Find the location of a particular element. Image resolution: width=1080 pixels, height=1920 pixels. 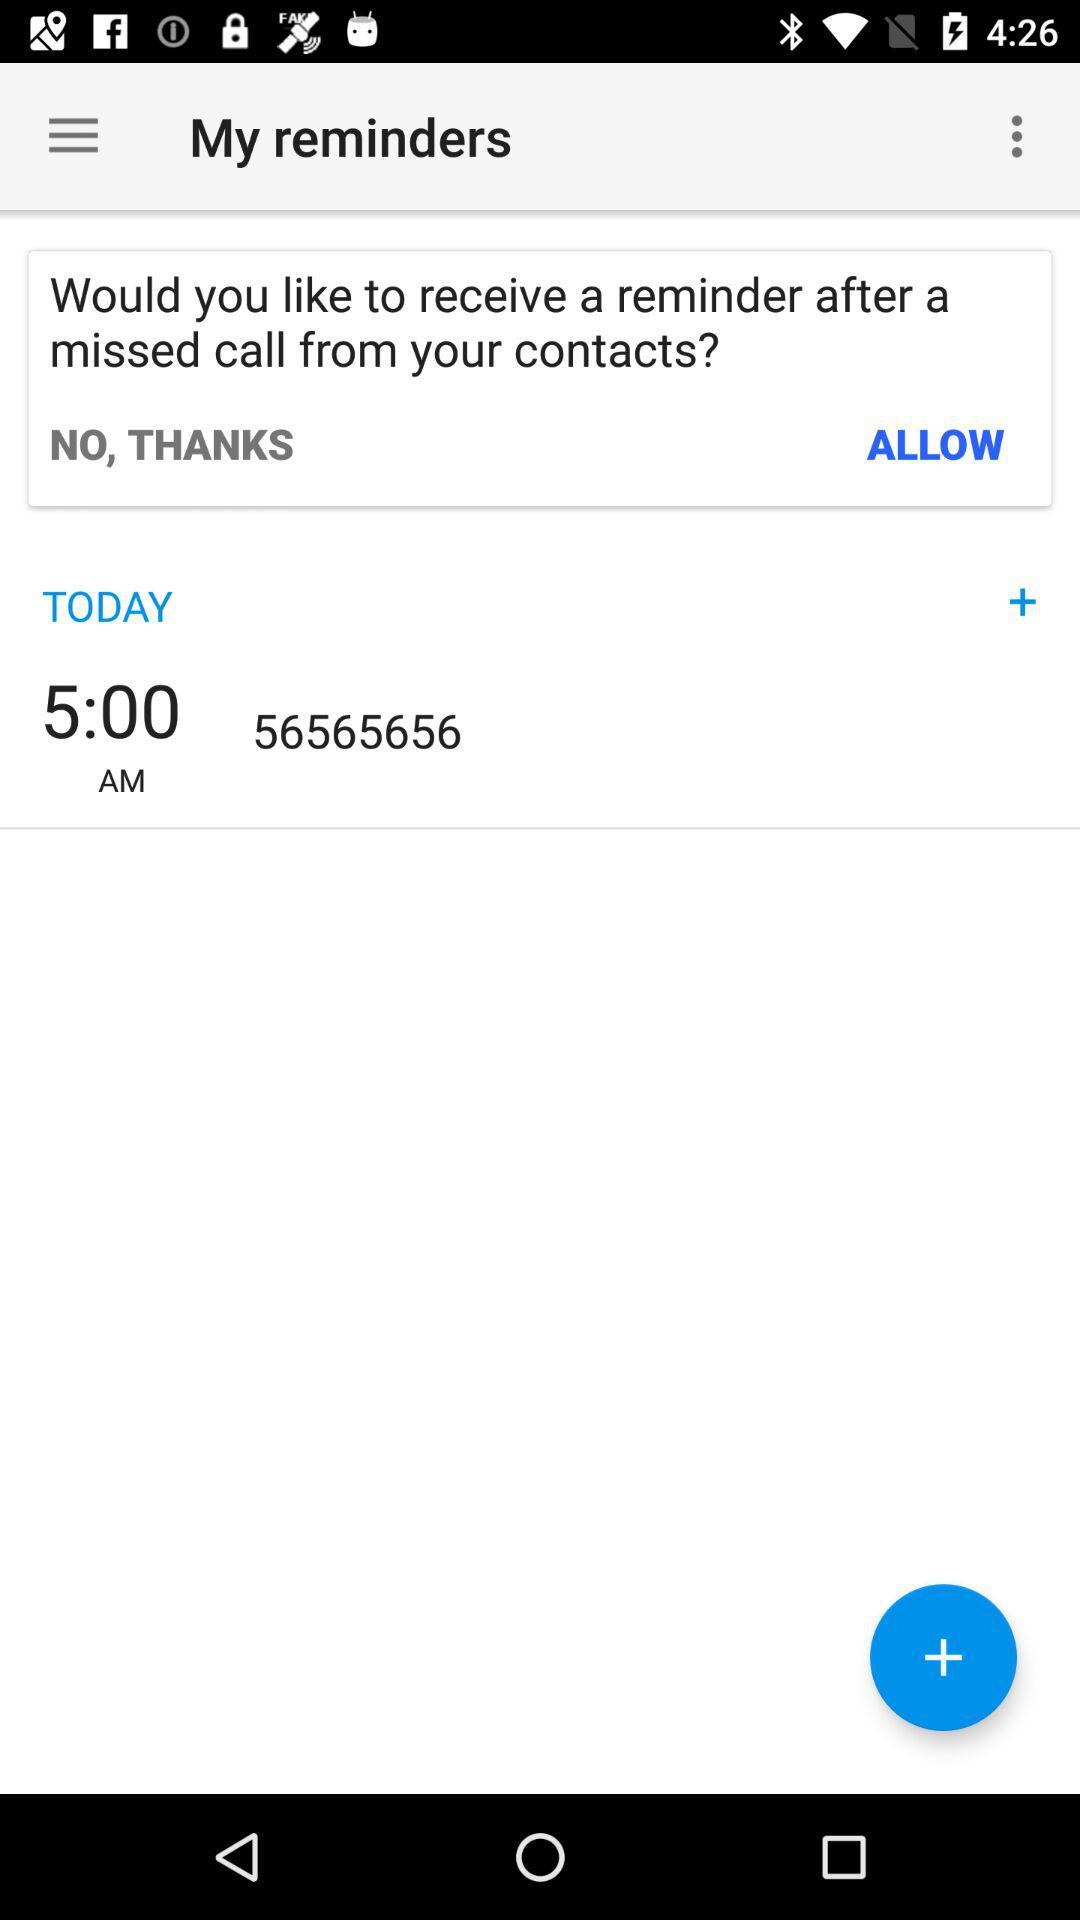

item next to the my reminders is located at coordinates (1017, 135).